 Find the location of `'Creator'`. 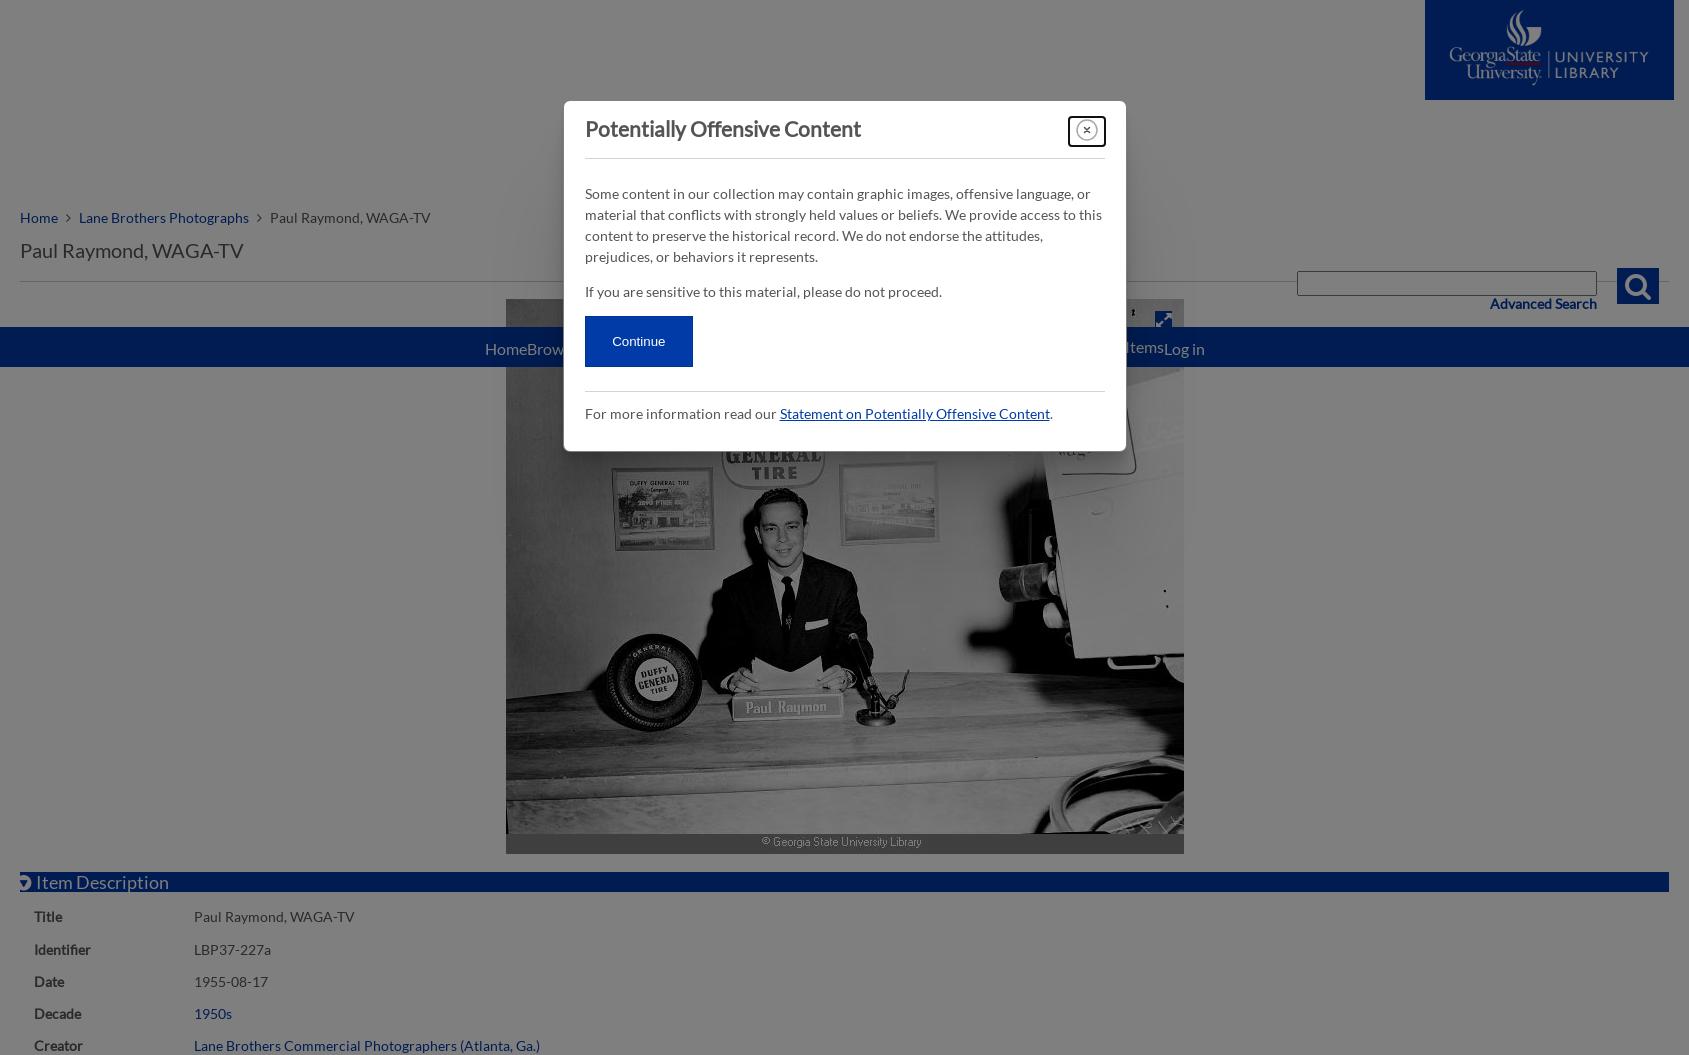

'Creator' is located at coordinates (57, 1043).